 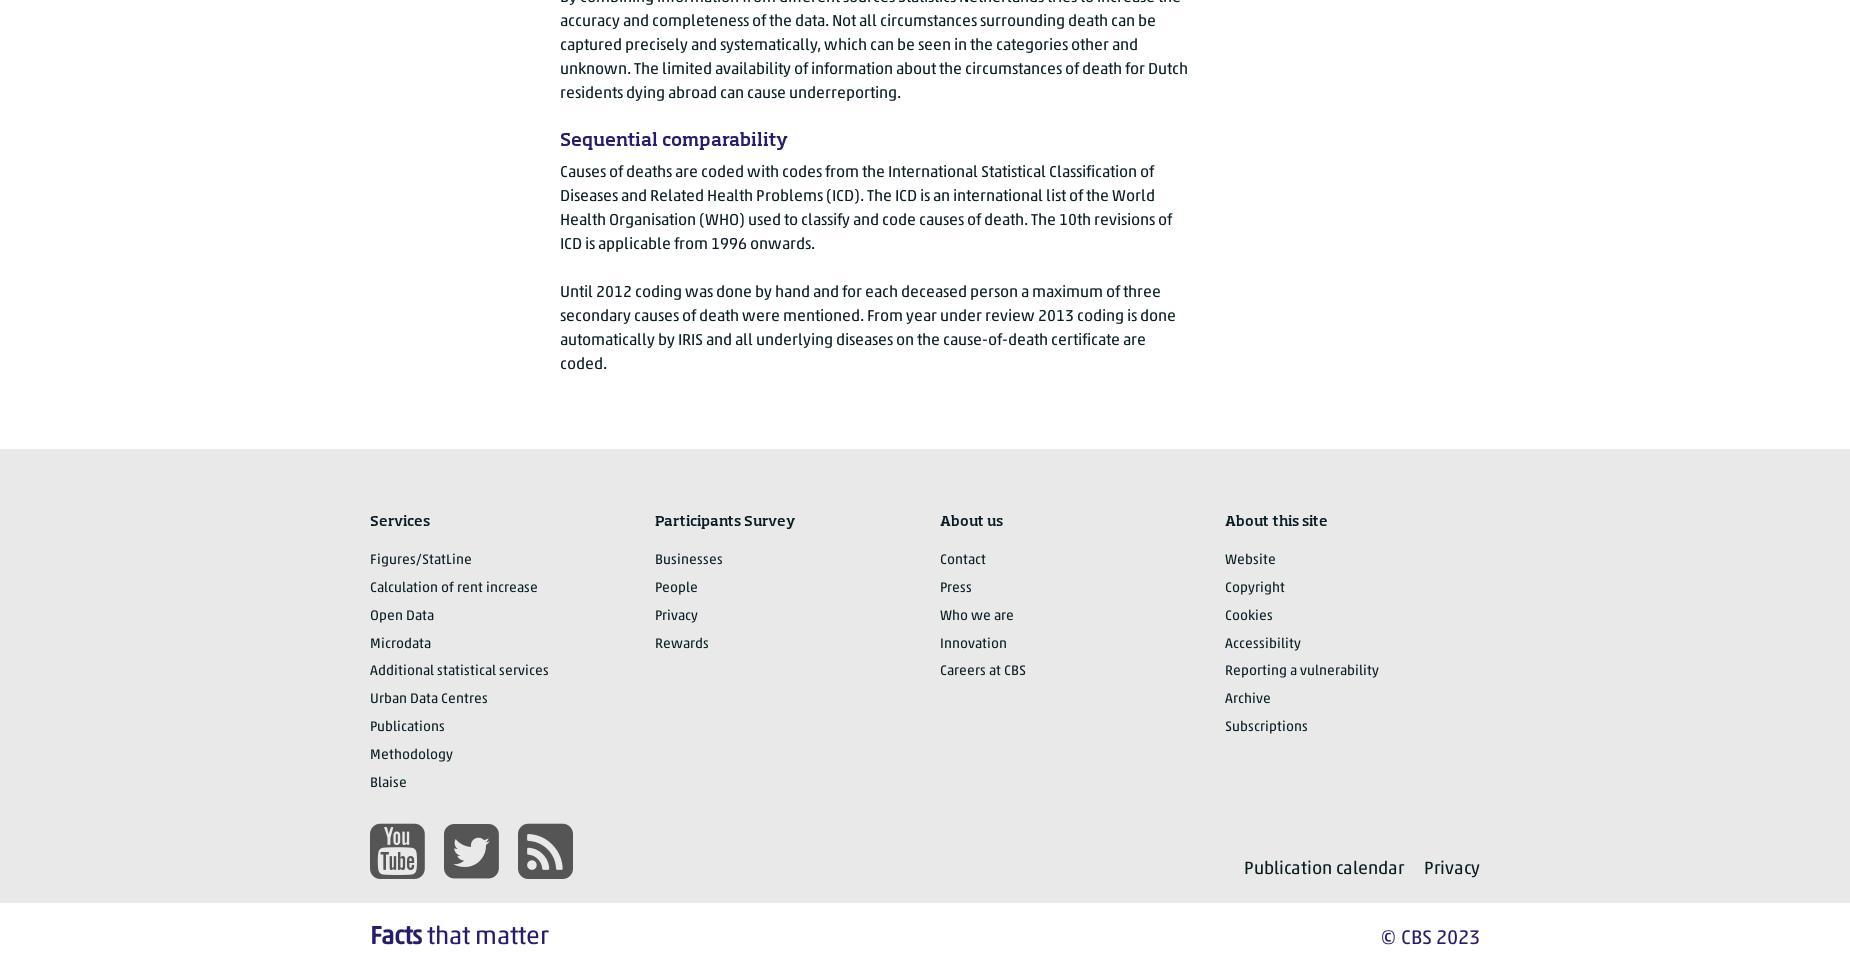 I want to click on 'that matter', so click(x=420, y=935).